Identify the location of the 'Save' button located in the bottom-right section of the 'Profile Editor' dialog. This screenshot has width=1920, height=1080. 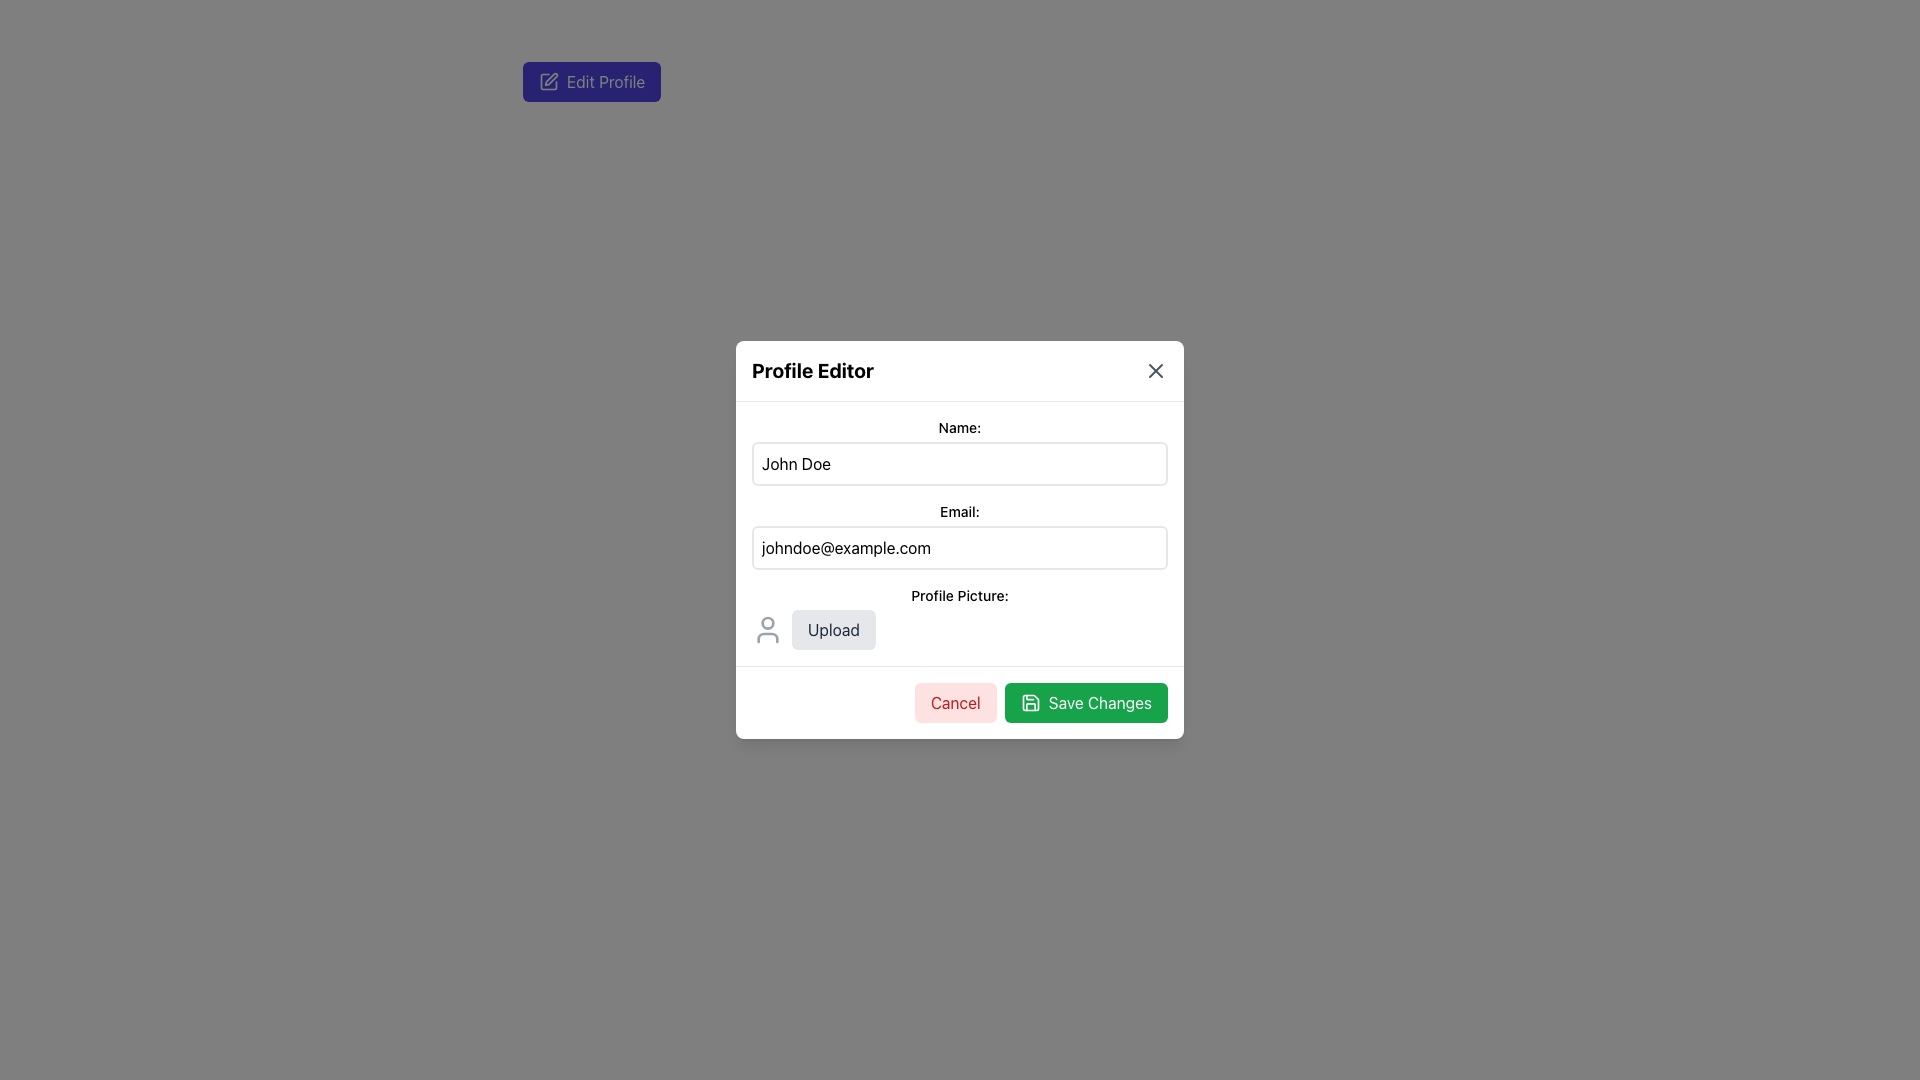
(1085, 701).